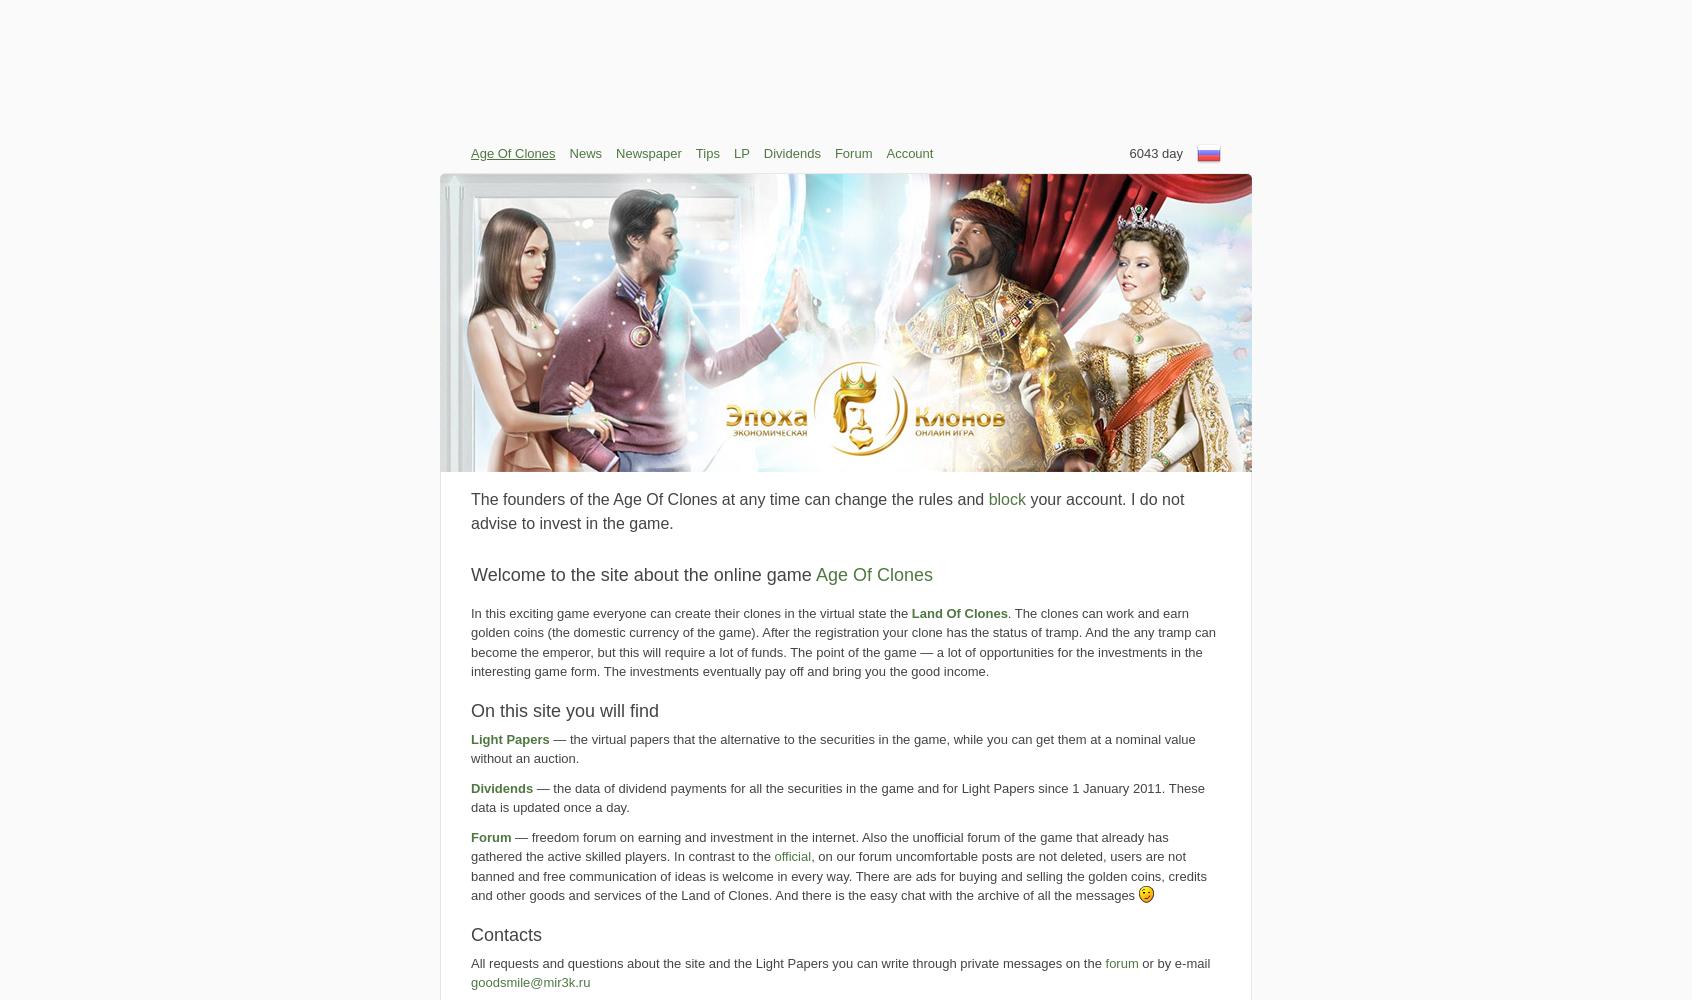 The width and height of the screenshot is (1692, 1000). I want to click on 'In this exciting game everyone can create their clones in the virtual state the', so click(470, 611).